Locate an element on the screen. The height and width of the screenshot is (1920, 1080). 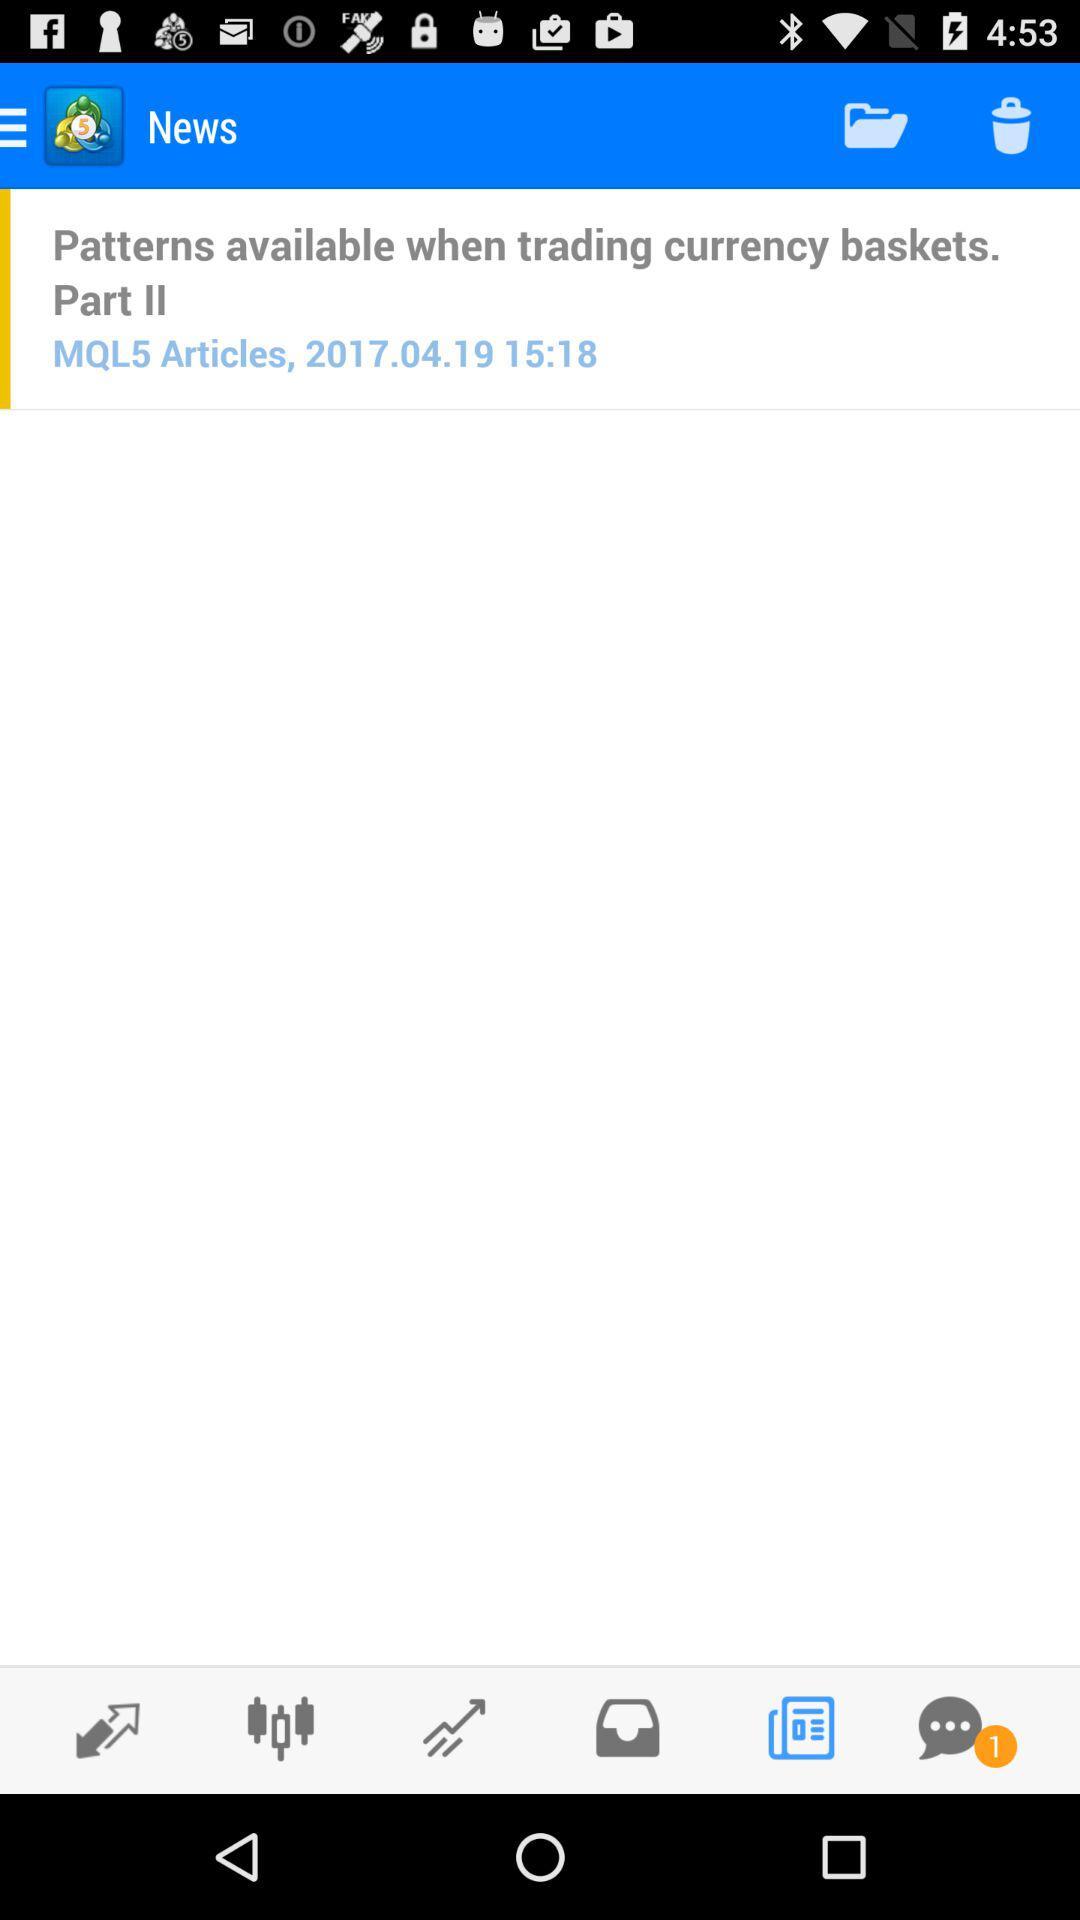
item above mql5 articles 2017 item is located at coordinates (545, 270).